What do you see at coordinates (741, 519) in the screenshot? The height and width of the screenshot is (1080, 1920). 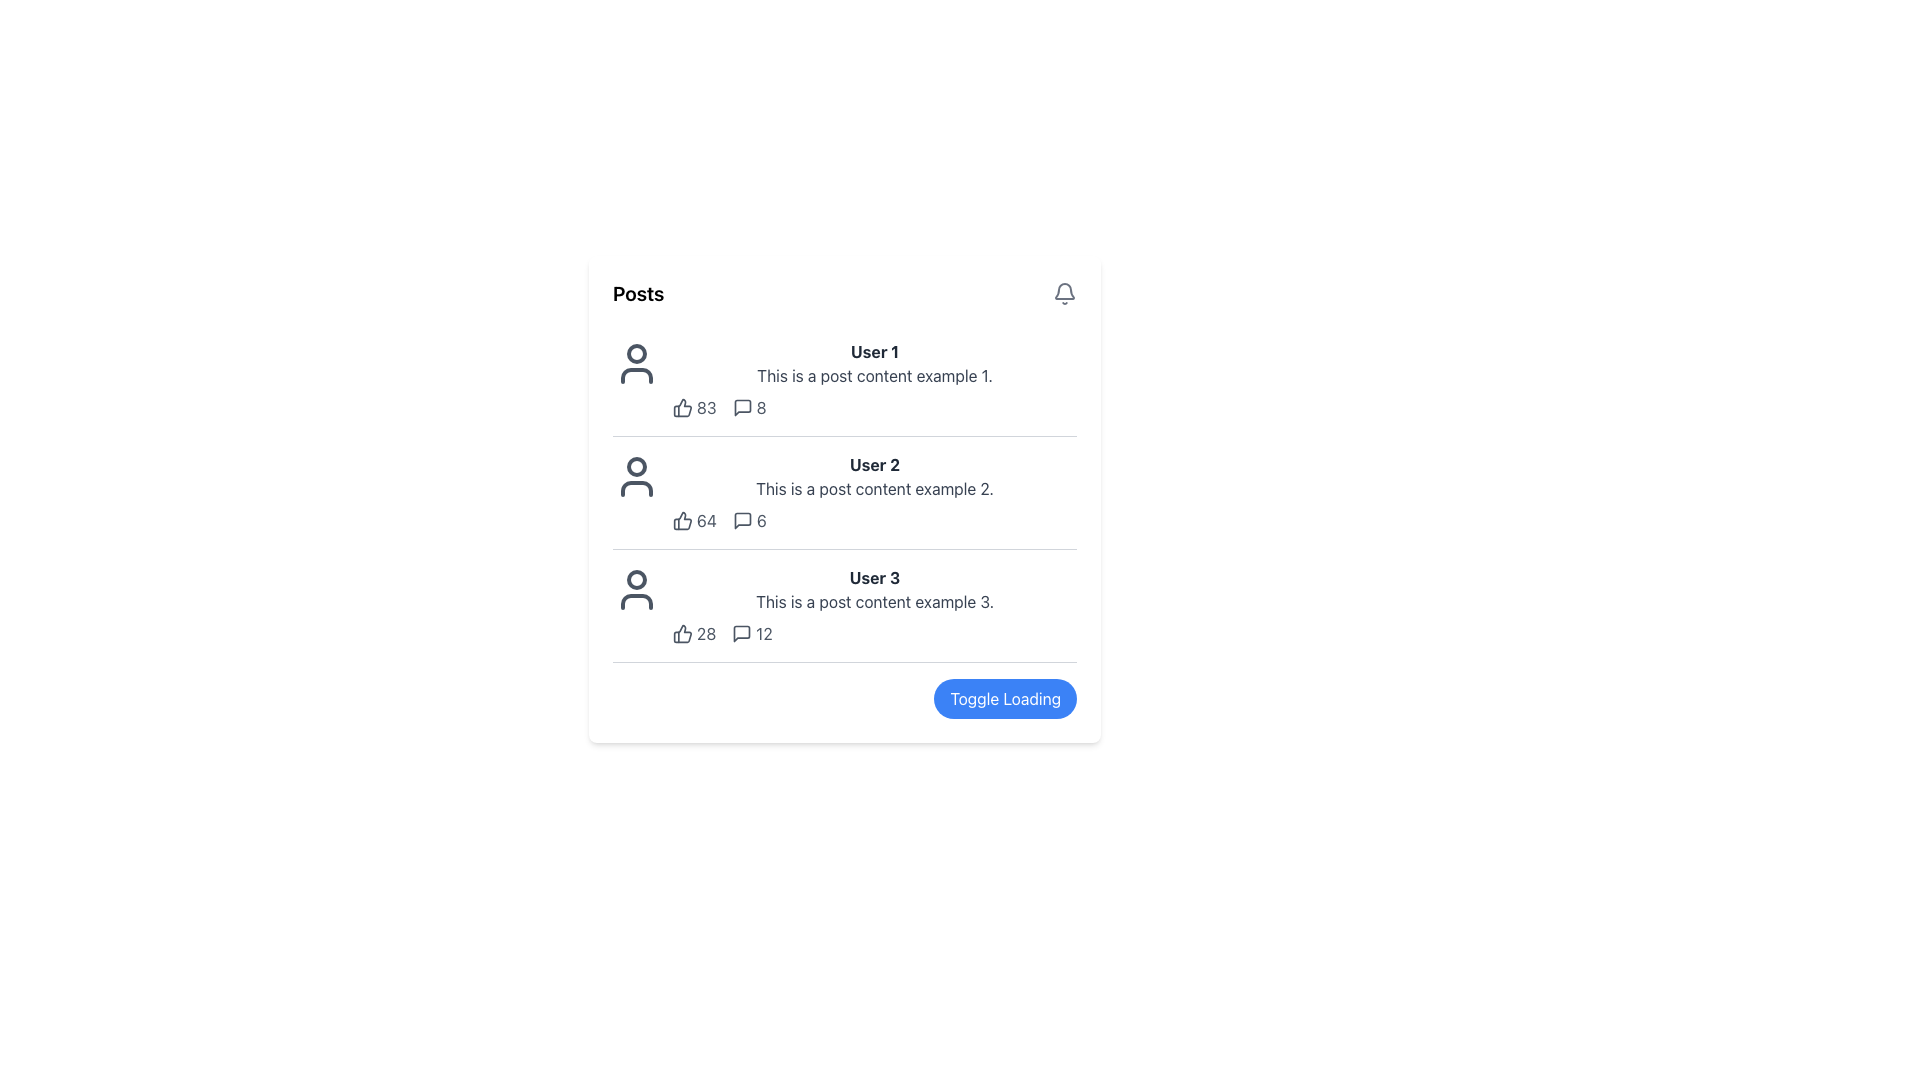 I see `the comment/reply icon next` at bounding box center [741, 519].